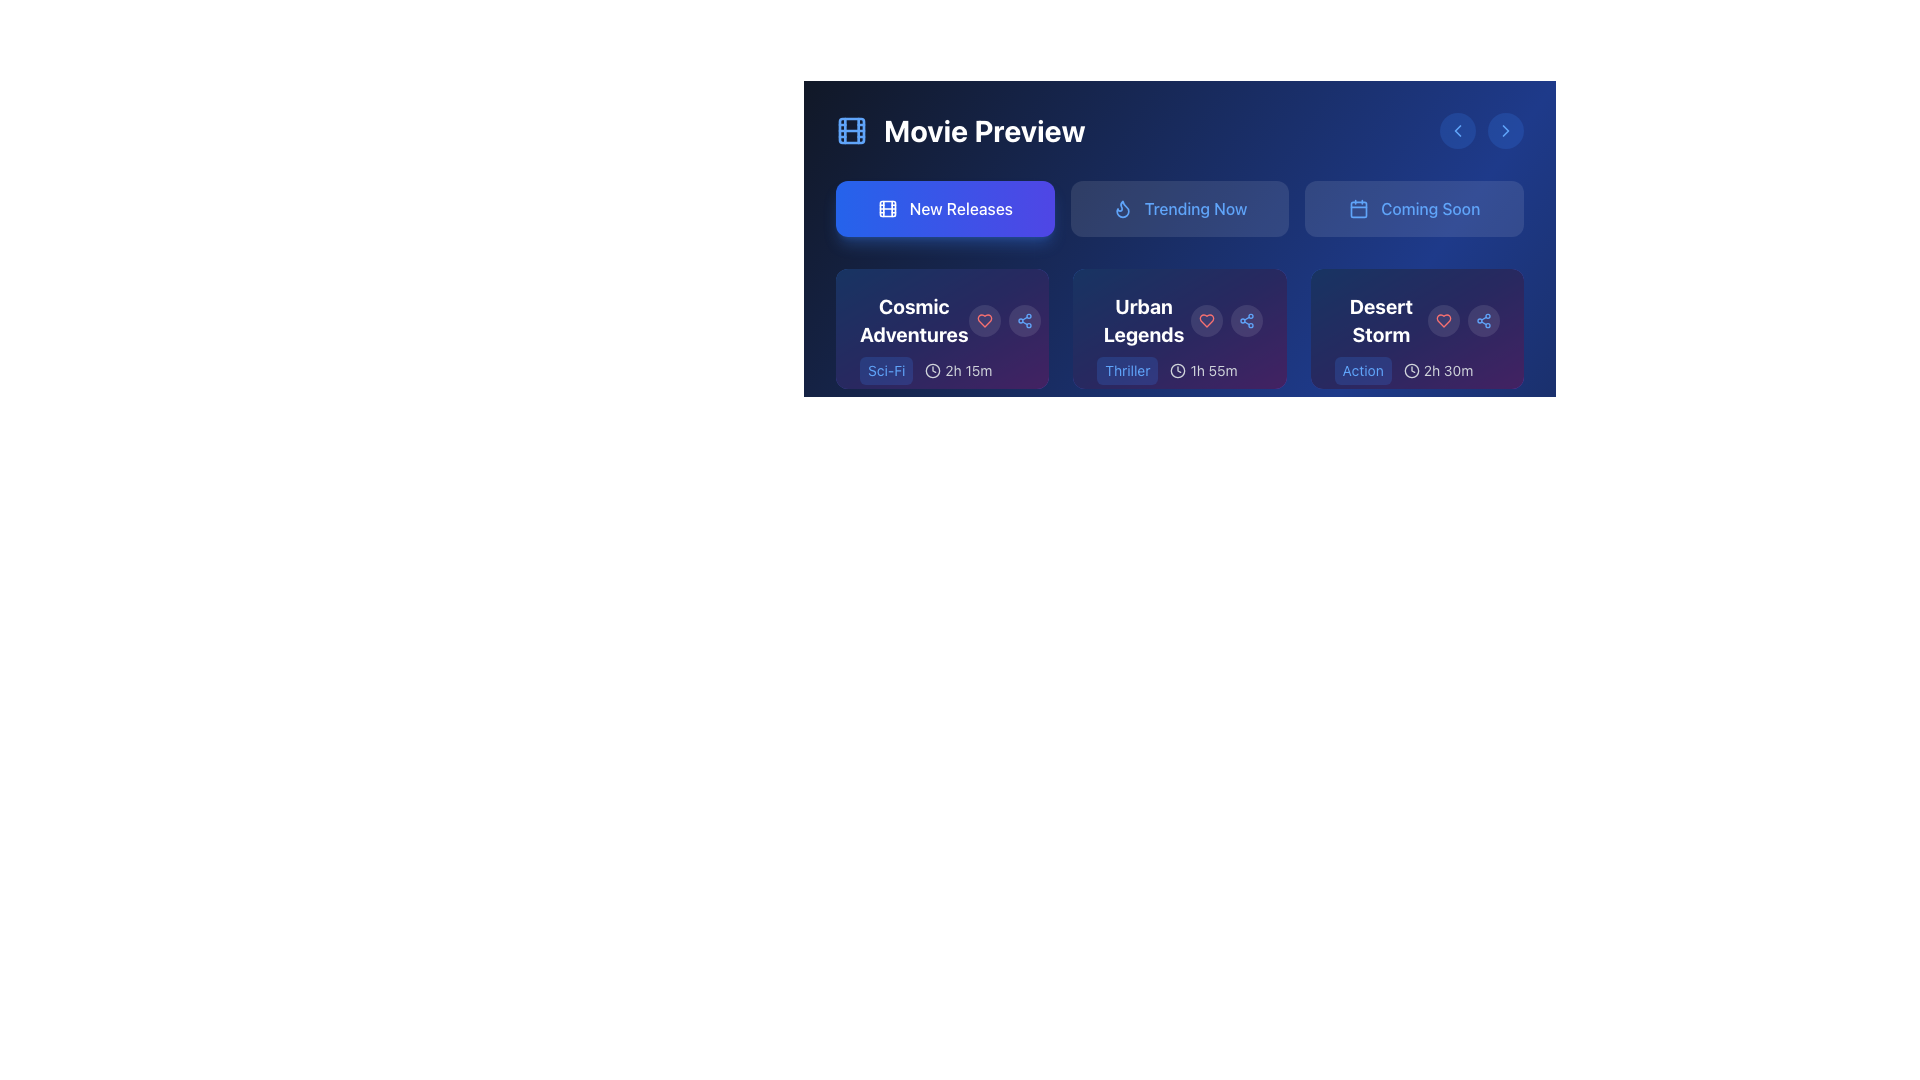  What do you see at coordinates (1362, 370) in the screenshot?
I see `the rectangular badge with rounded corners that contains the text 'Action' in light blue font, located within the 'Desert Storm' card` at bounding box center [1362, 370].